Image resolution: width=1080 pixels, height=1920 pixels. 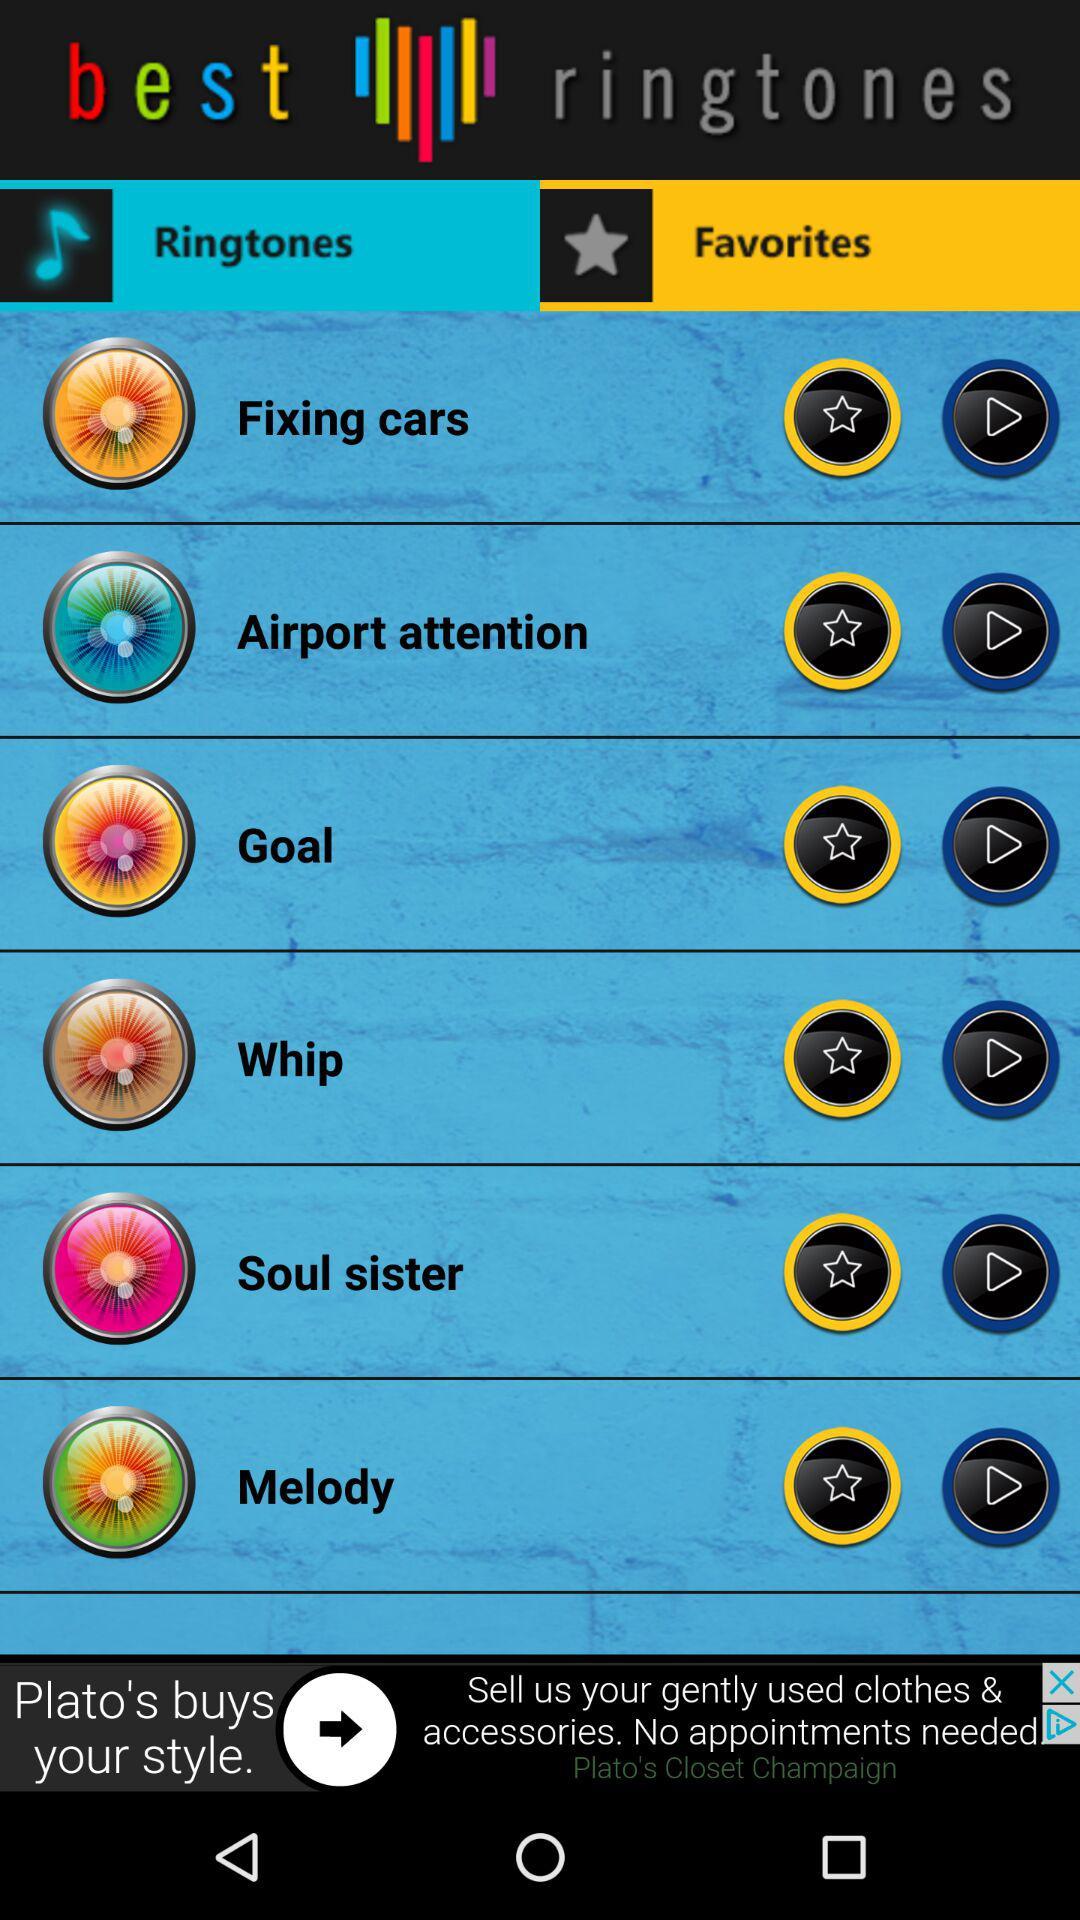 What do you see at coordinates (843, 1056) in the screenshot?
I see `the item` at bounding box center [843, 1056].